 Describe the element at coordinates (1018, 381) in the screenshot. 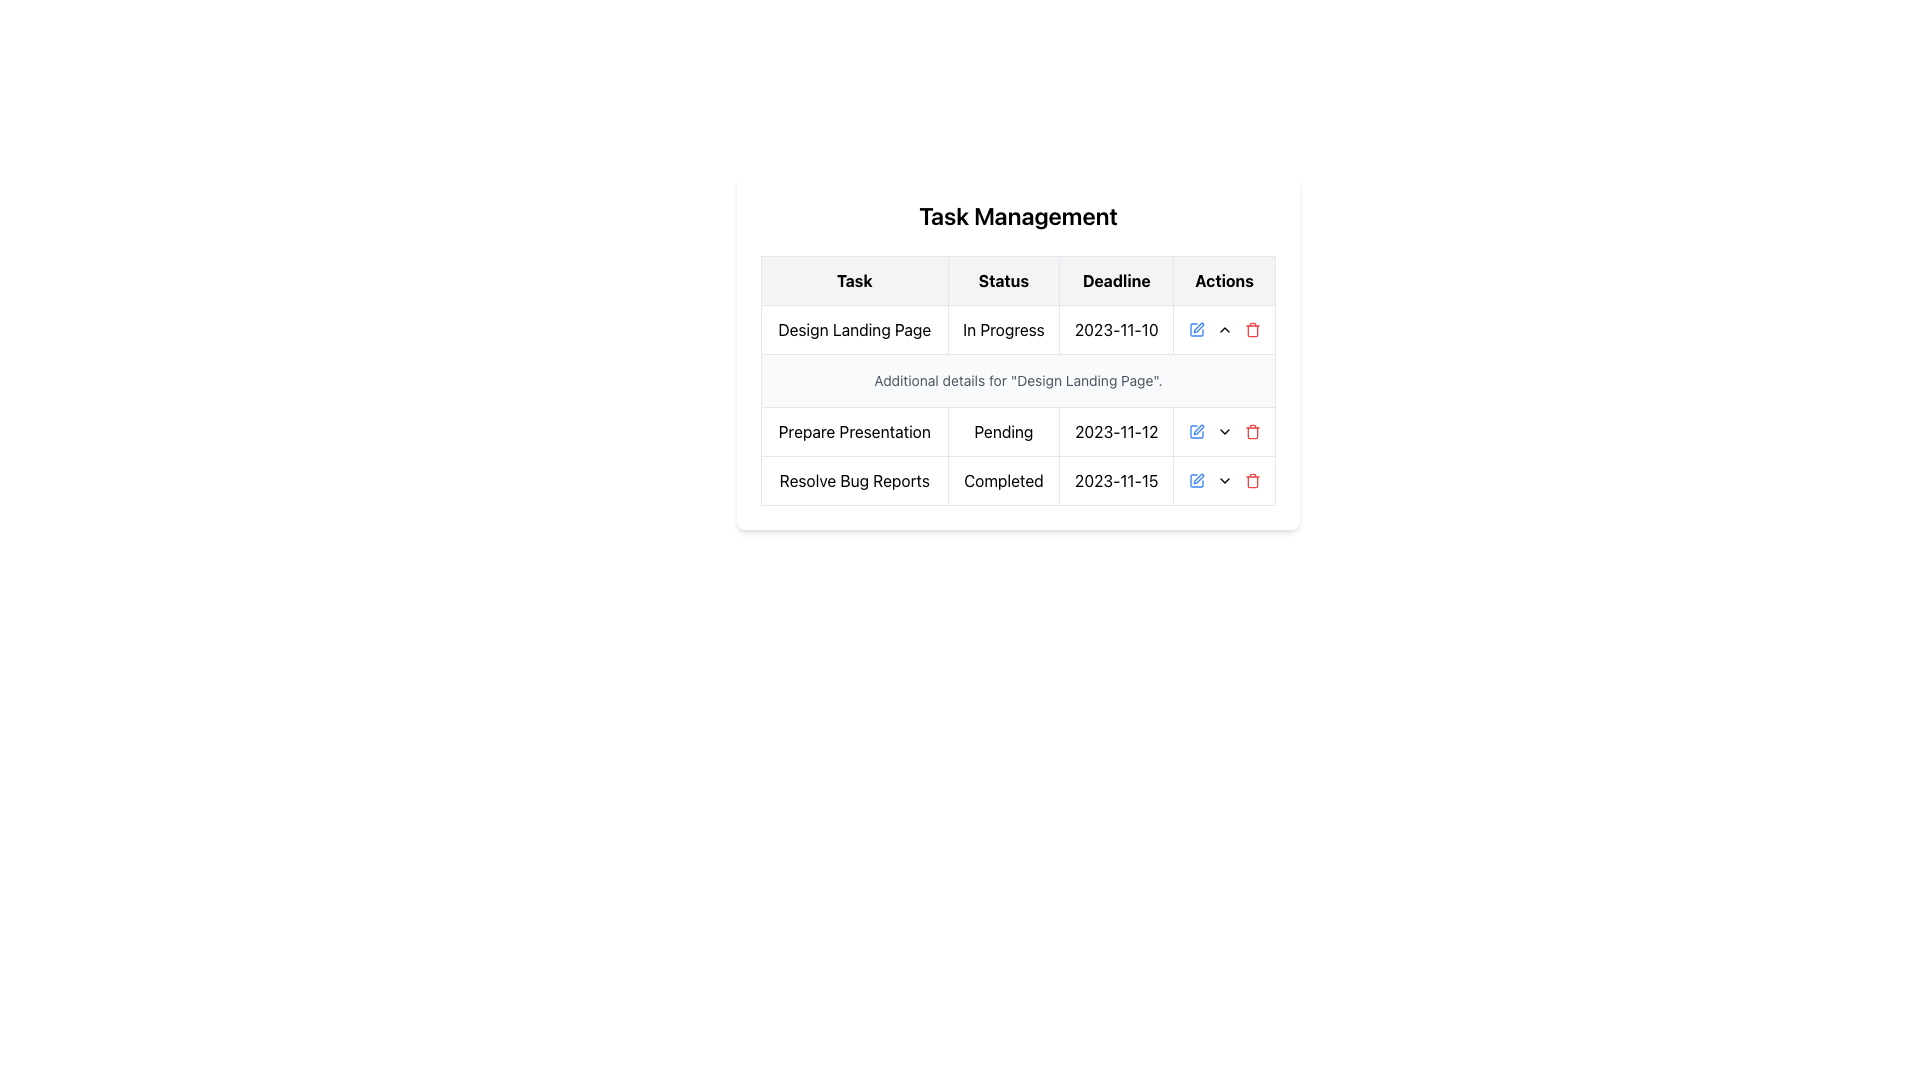

I see `the task management table element` at that location.